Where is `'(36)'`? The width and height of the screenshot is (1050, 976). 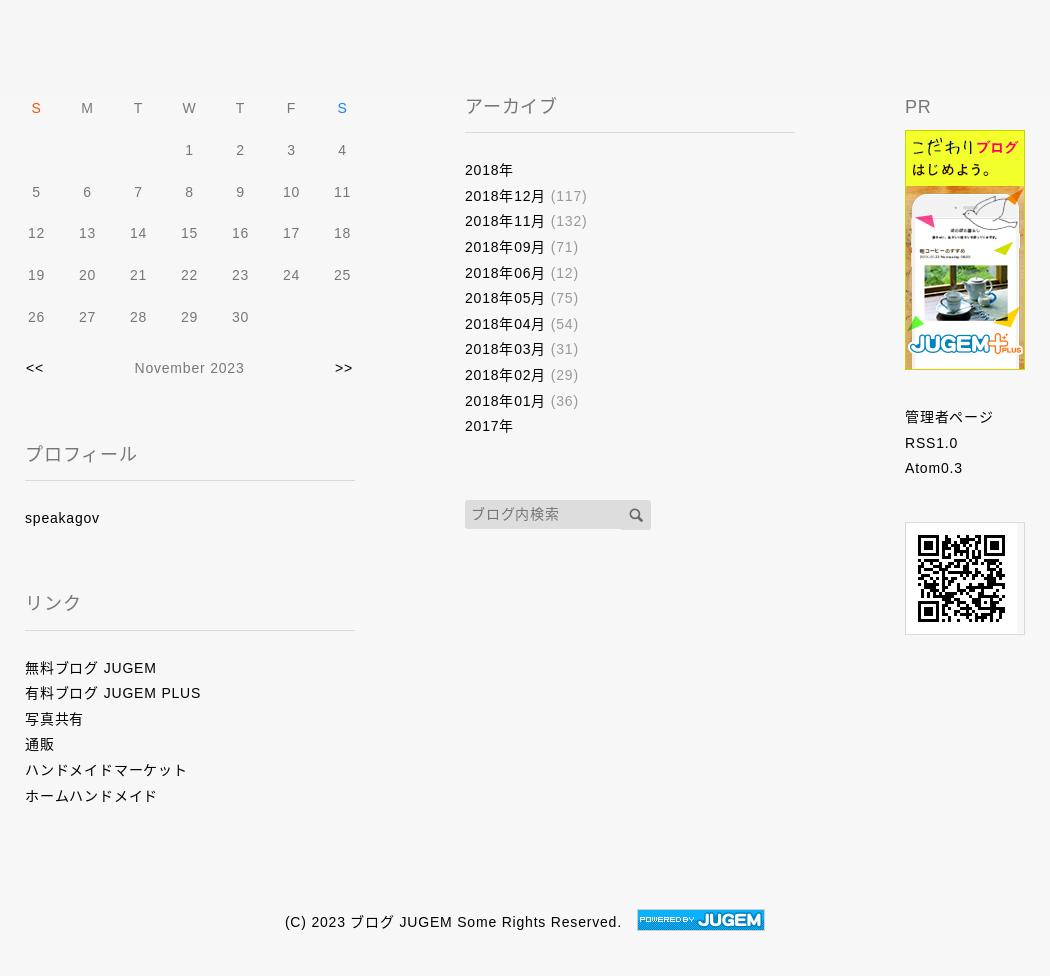 '(36)' is located at coordinates (561, 398).